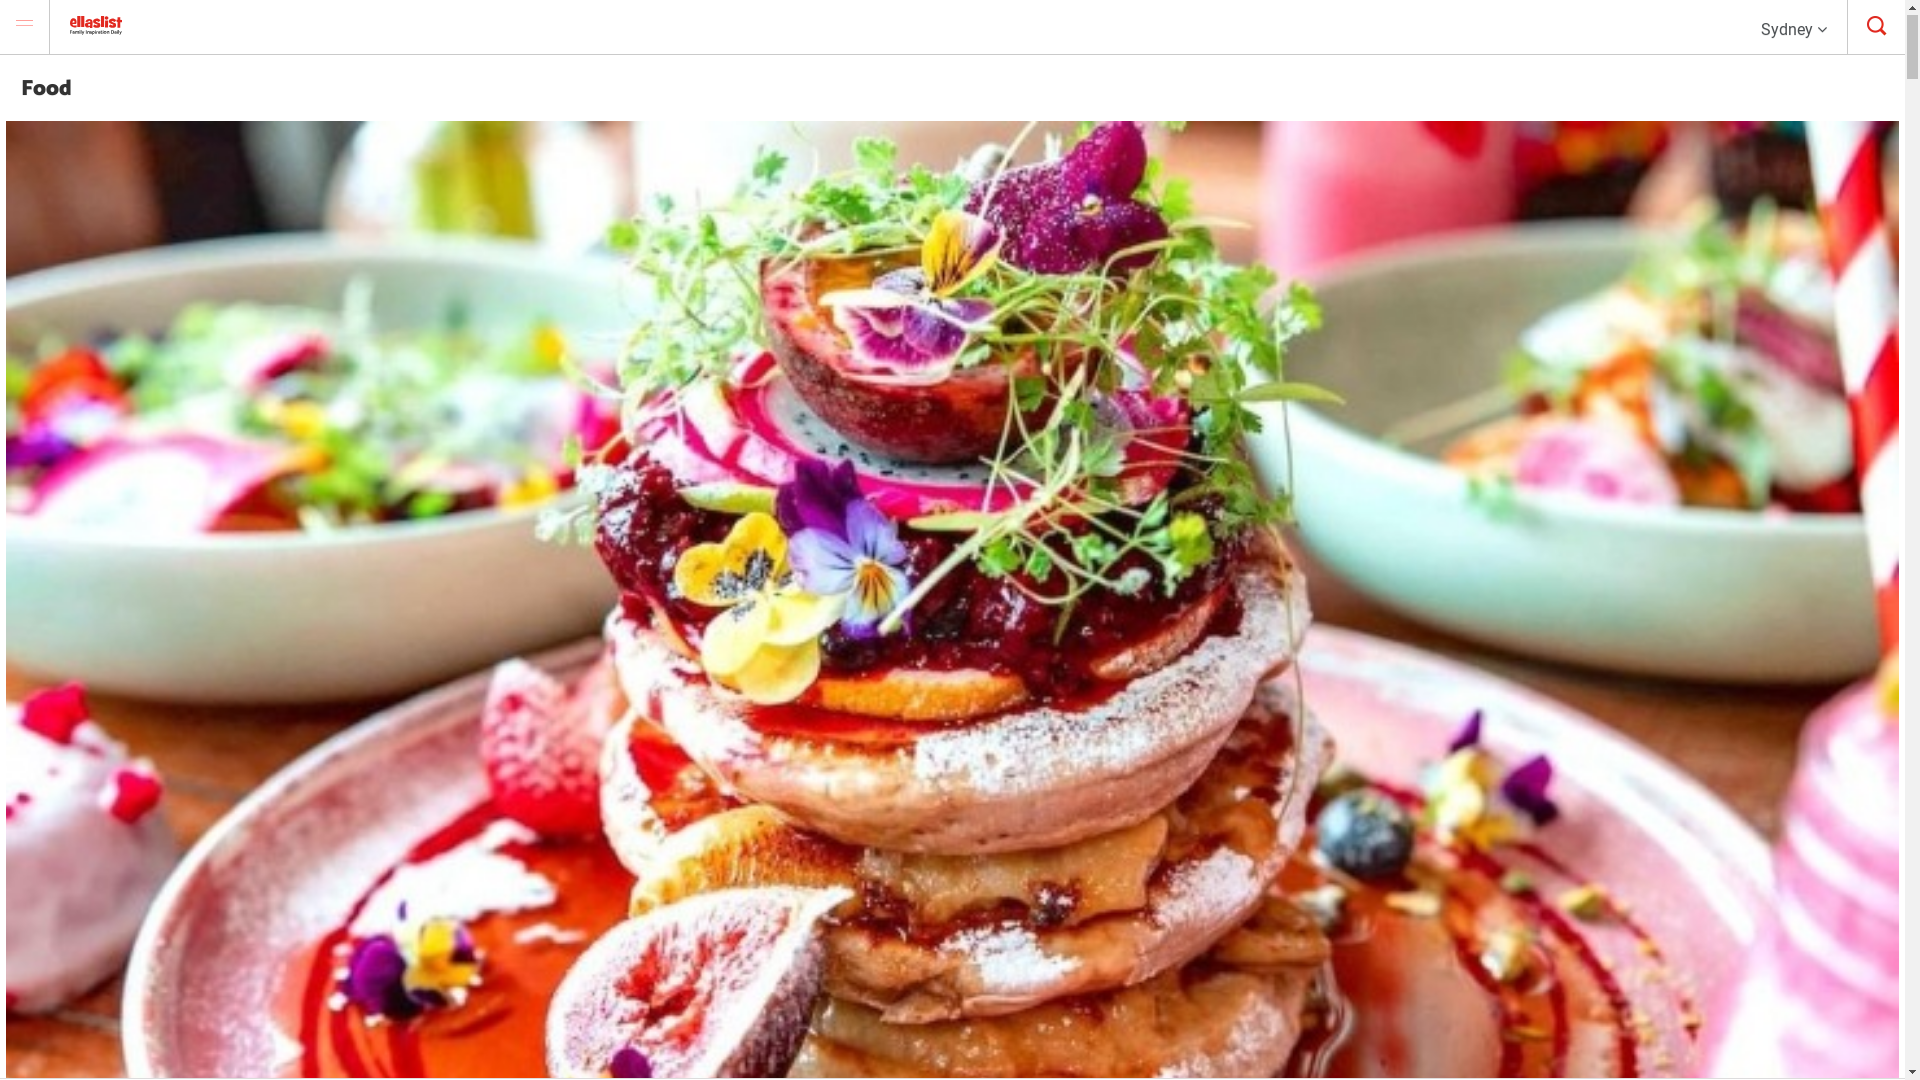  Describe the element at coordinates (1793, 24) in the screenshot. I see `'Sydney'` at that location.